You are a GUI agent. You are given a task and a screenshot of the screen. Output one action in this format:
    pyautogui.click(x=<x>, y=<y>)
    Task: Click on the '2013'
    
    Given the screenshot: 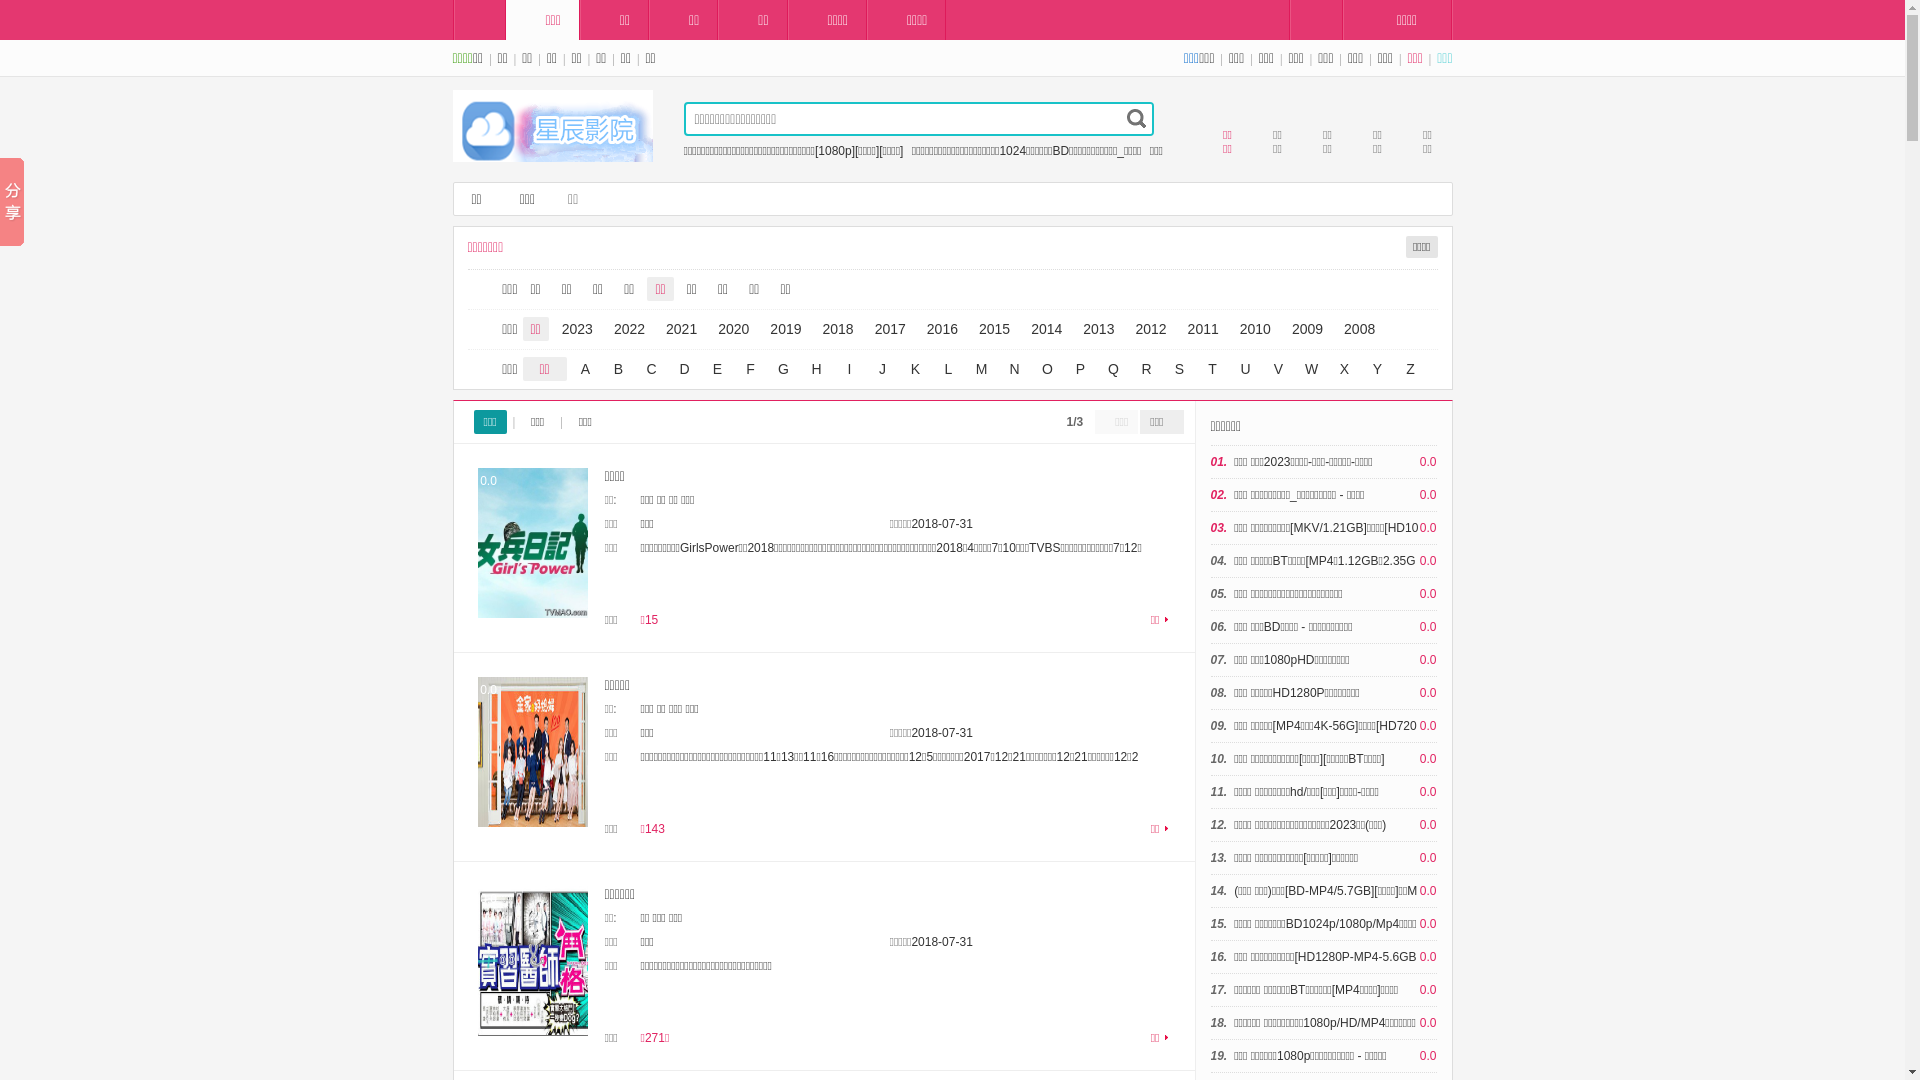 What is the action you would take?
    pyautogui.click(x=1097, y=327)
    